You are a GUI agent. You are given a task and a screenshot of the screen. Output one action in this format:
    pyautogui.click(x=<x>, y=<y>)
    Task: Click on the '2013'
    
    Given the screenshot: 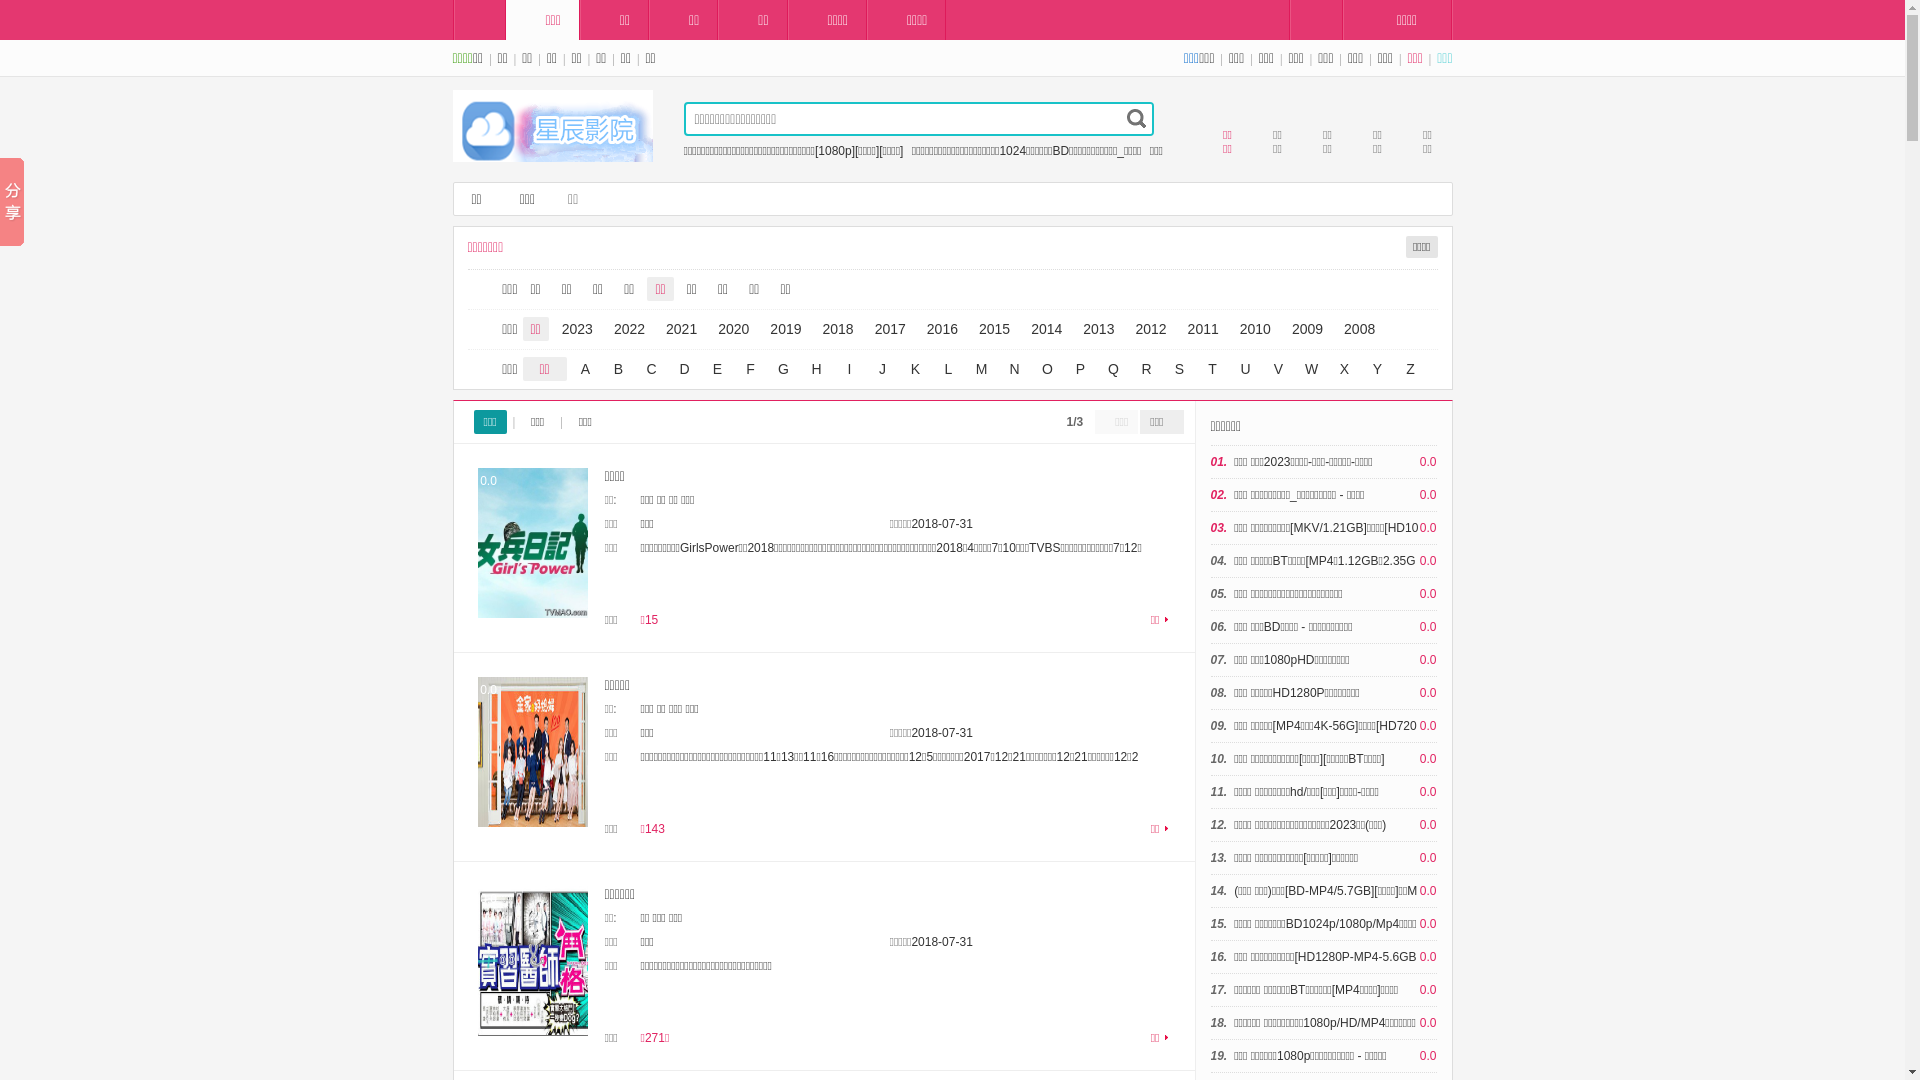 What is the action you would take?
    pyautogui.click(x=1097, y=327)
    